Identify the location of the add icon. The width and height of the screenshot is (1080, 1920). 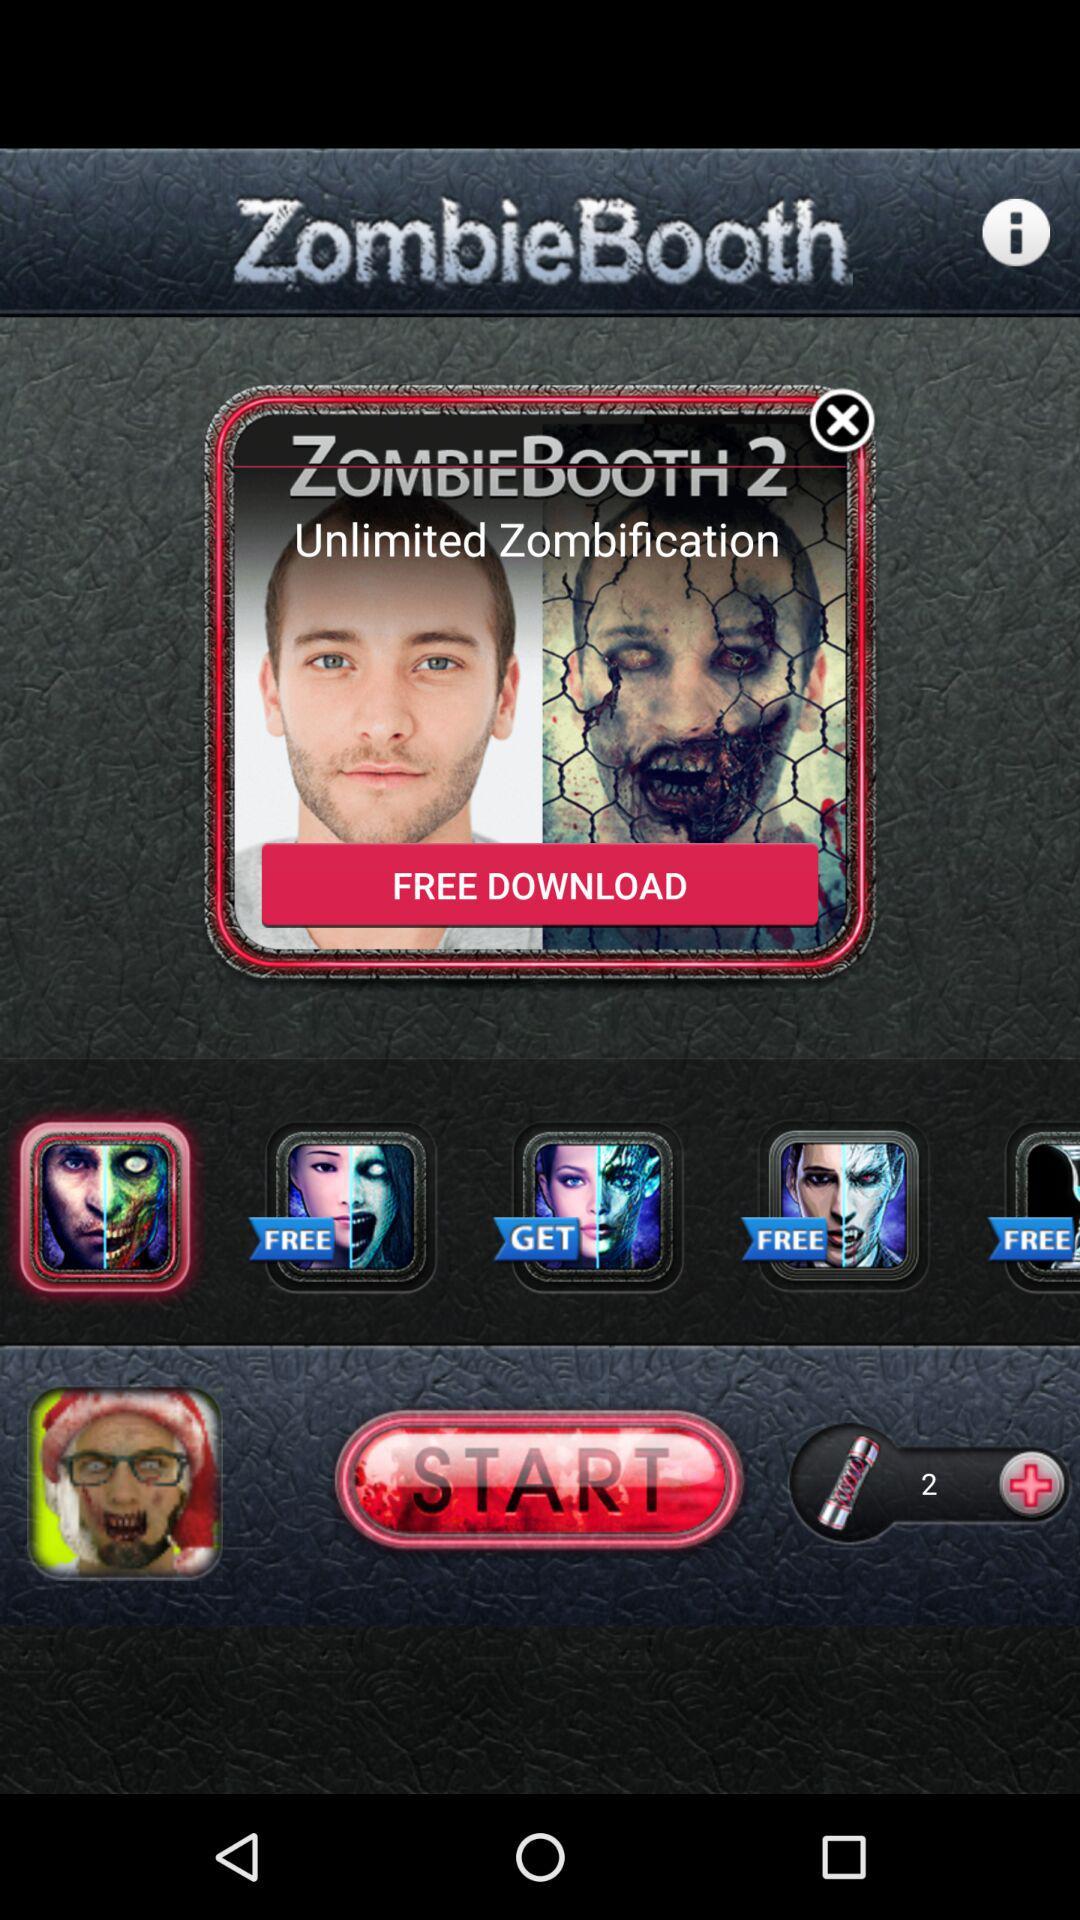
(1034, 1586).